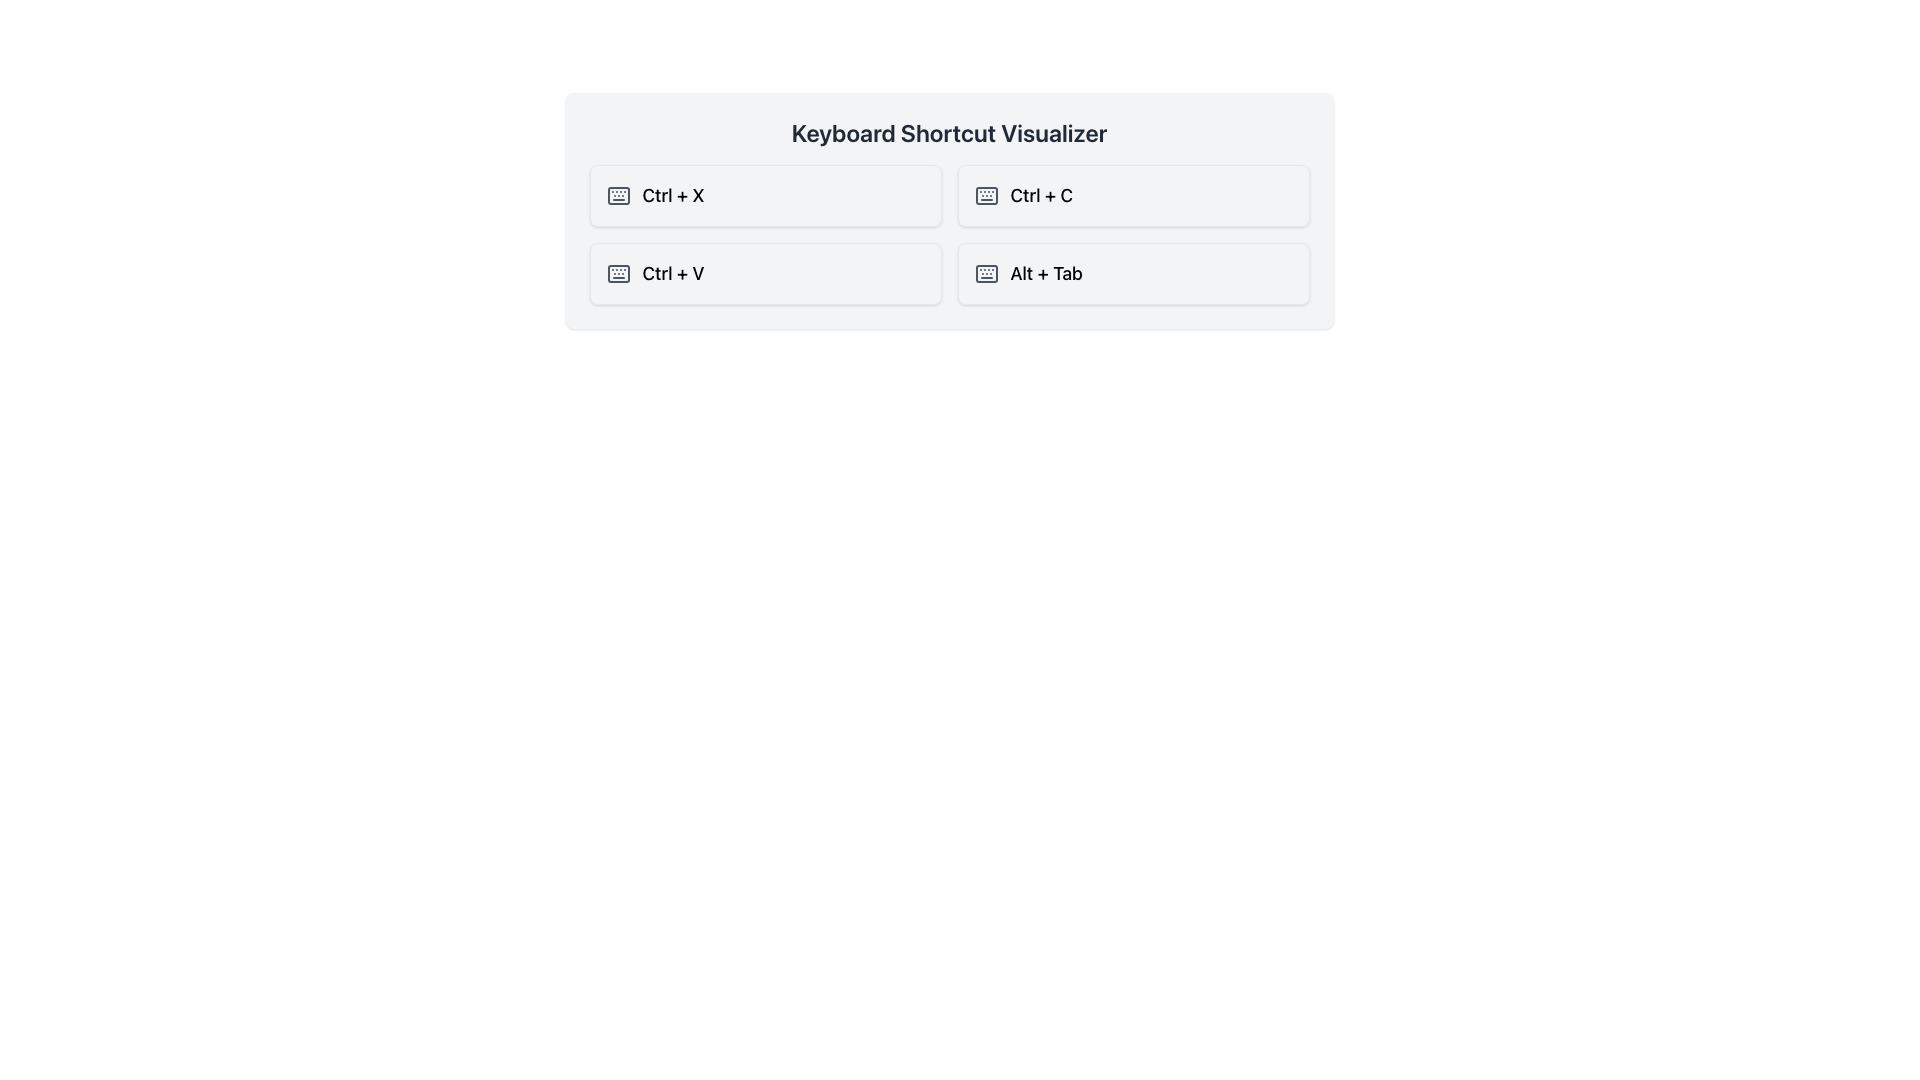 This screenshot has height=1080, width=1920. I want to click on the button that represents the 'Ctrl + C' keyboard shortcut, located at the top row, second column of a 2x2 grid layout, so click(1133, 196).